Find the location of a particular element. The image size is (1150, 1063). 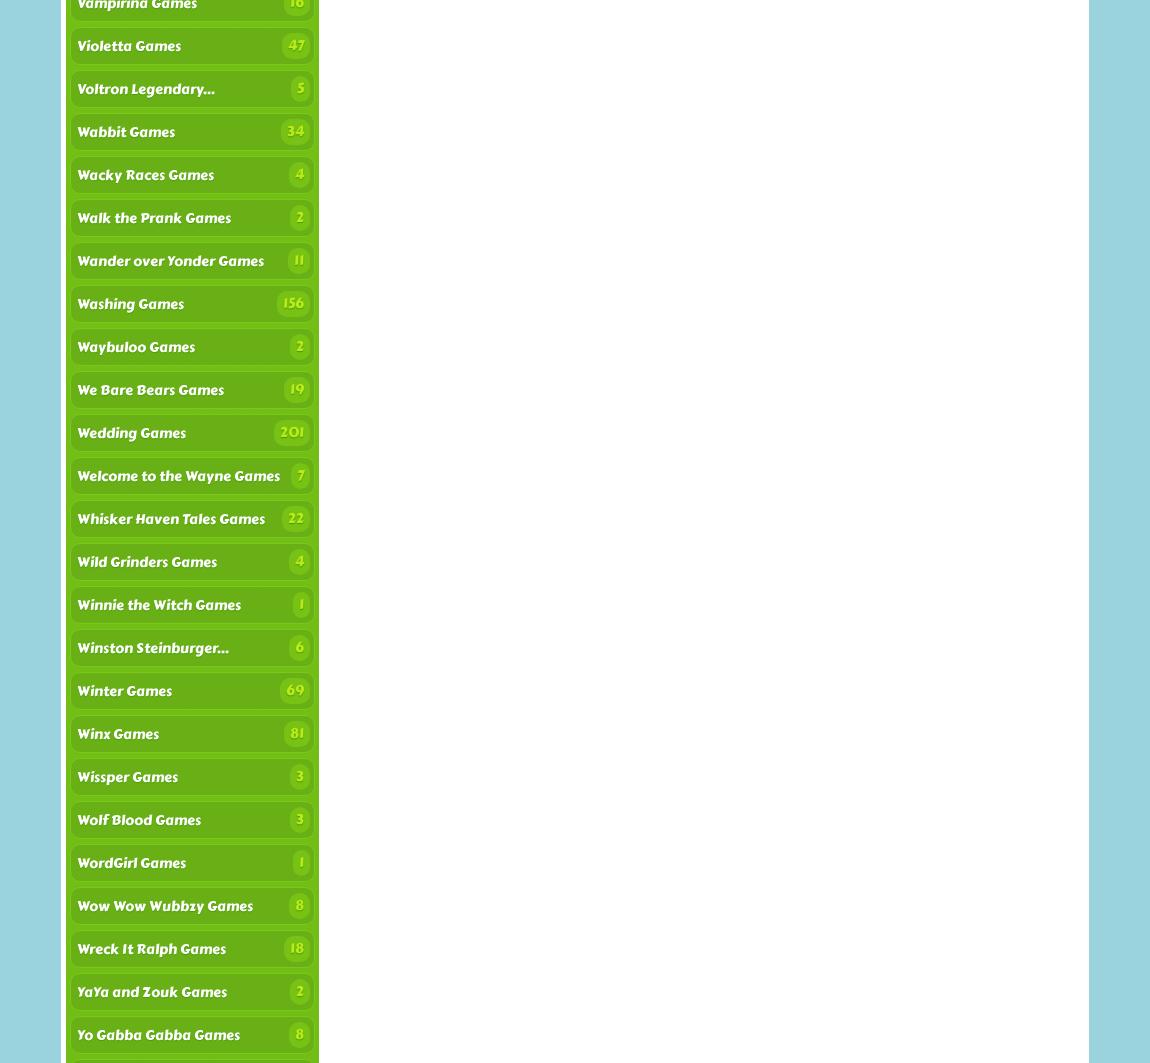

'Wabbit Games' is located at coordinates (125, 132).